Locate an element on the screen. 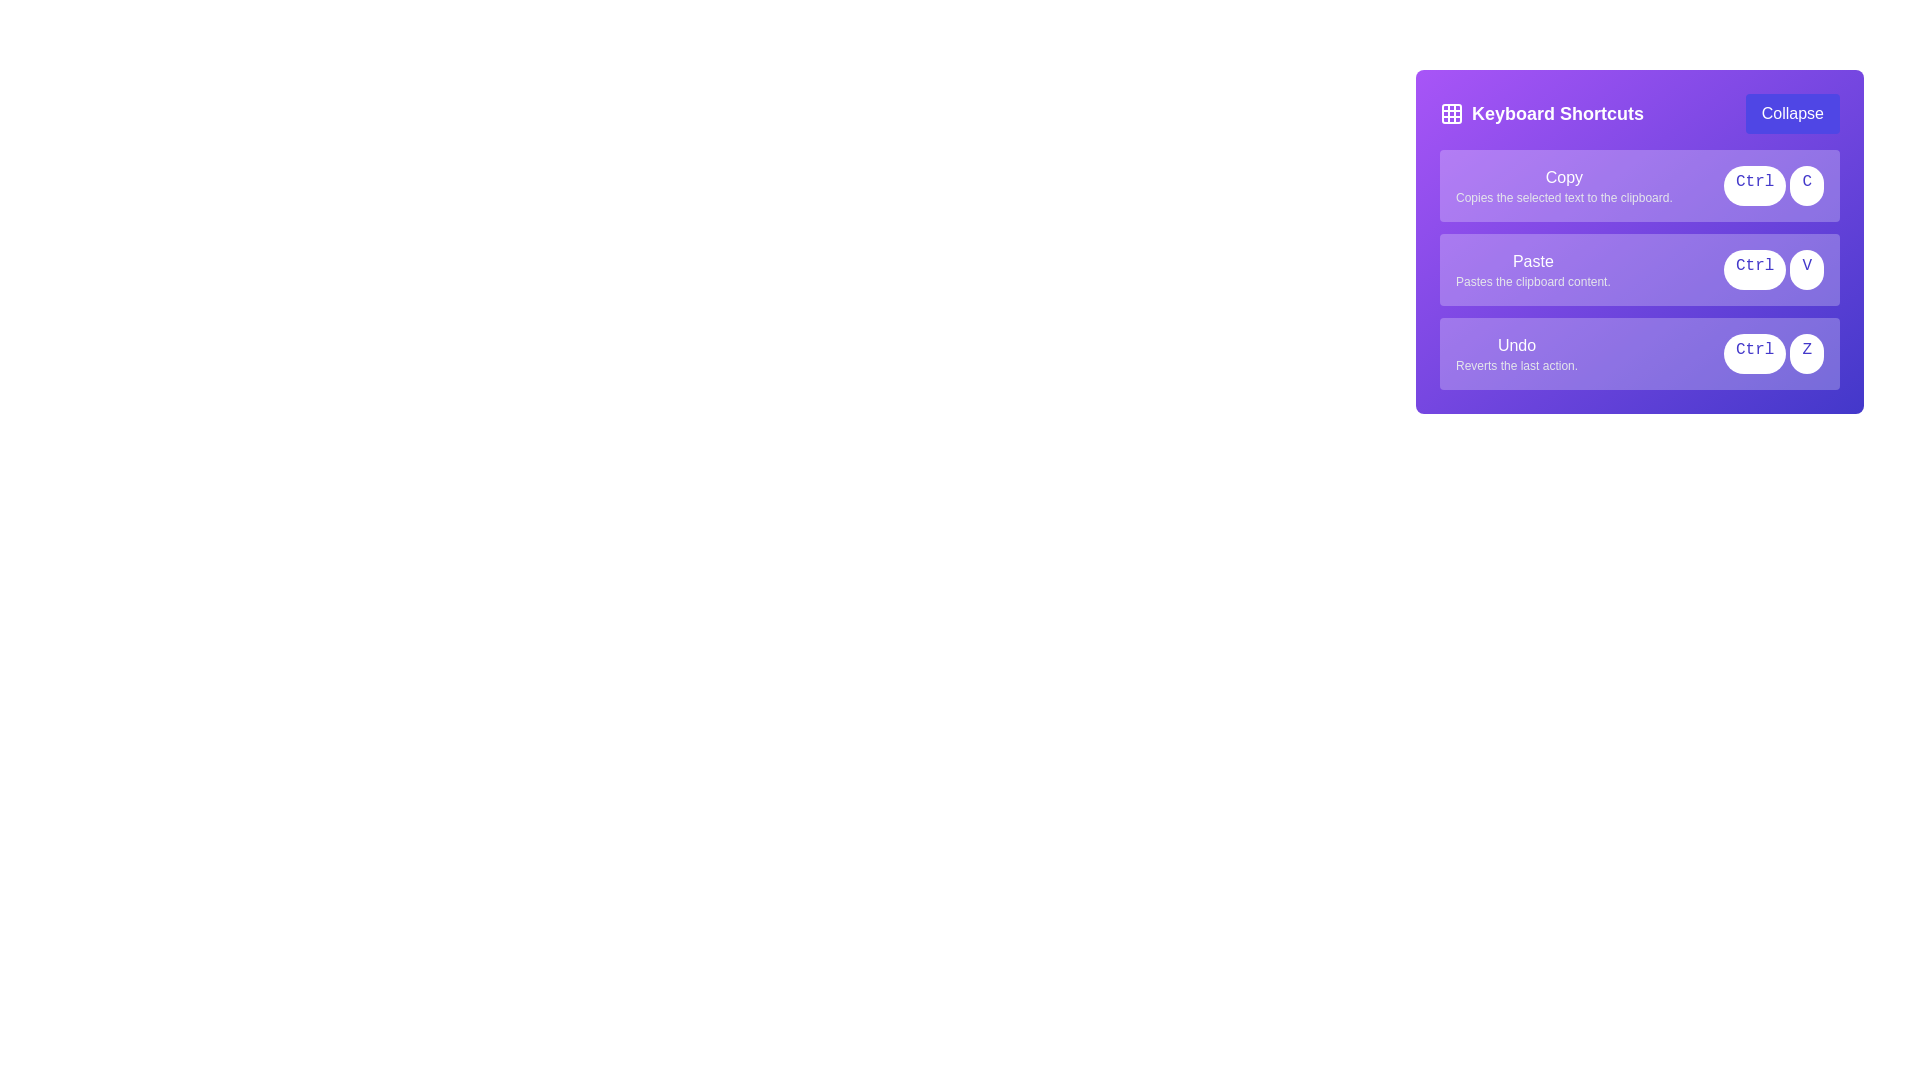 This screenshot has width=1920, height=1080. the Keyboard Shortcut Indicator that visually represents 'Ctrl + Z' for undo functionality, located near the 'Undo' text at the bottom entry of the 'Keyboard Shortcuts' section is located at coordinates (1774, 353).